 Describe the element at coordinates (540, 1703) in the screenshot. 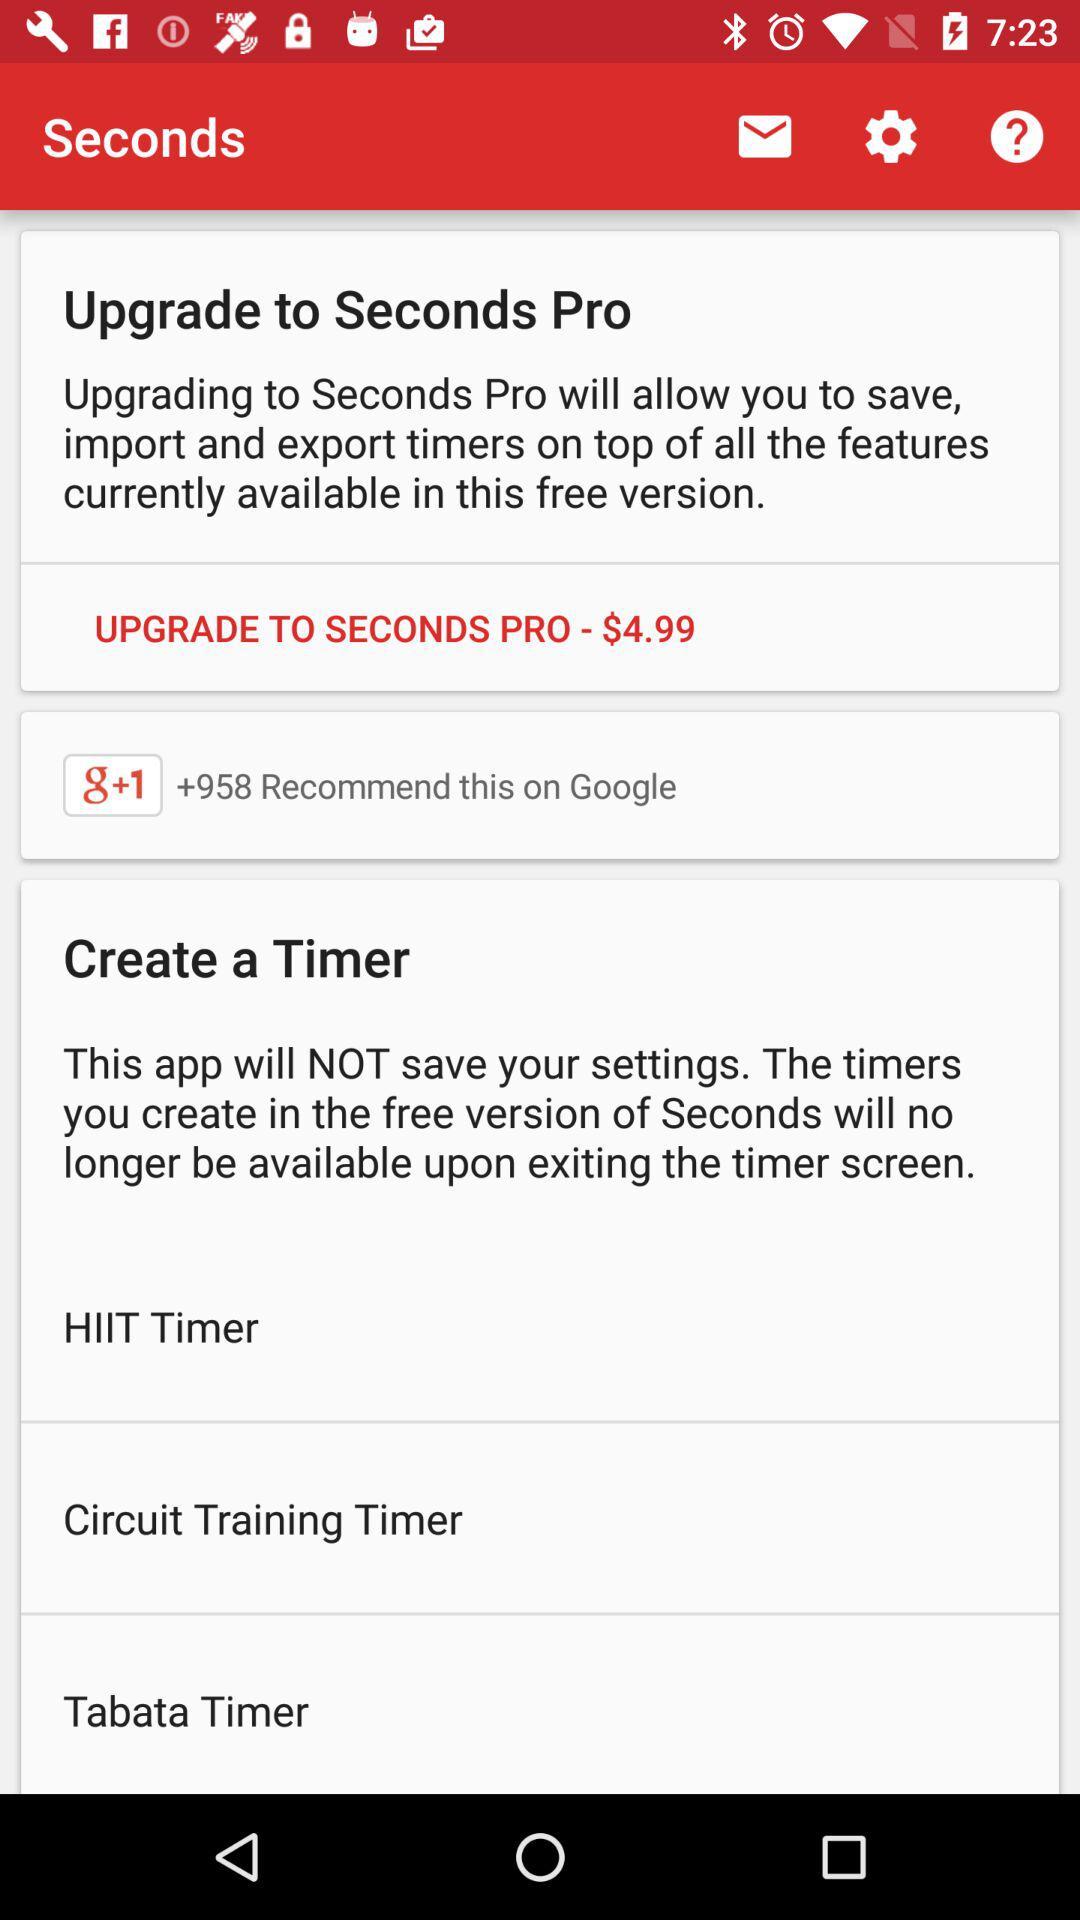

I see `tabata timer item` at that location.